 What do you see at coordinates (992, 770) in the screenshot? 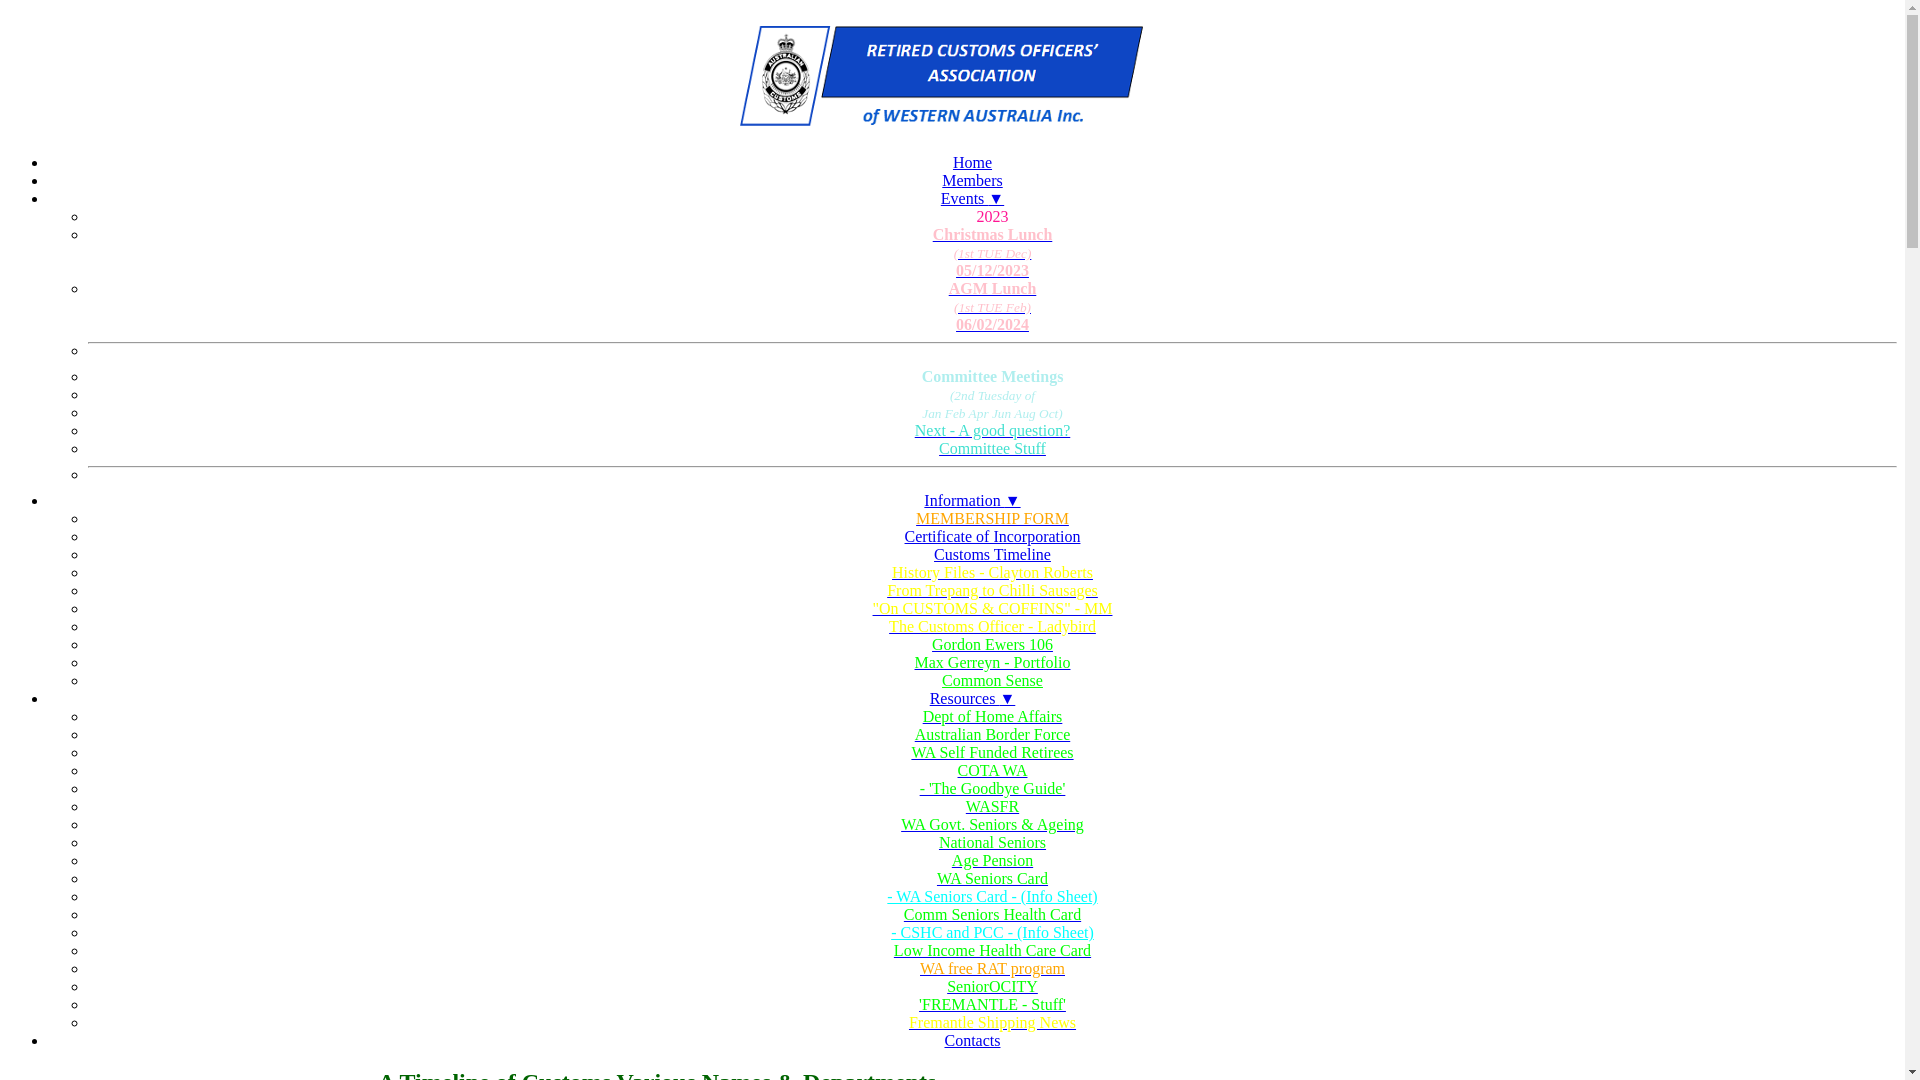
I see `'COTA WA'` at bounding box center [992, 770].